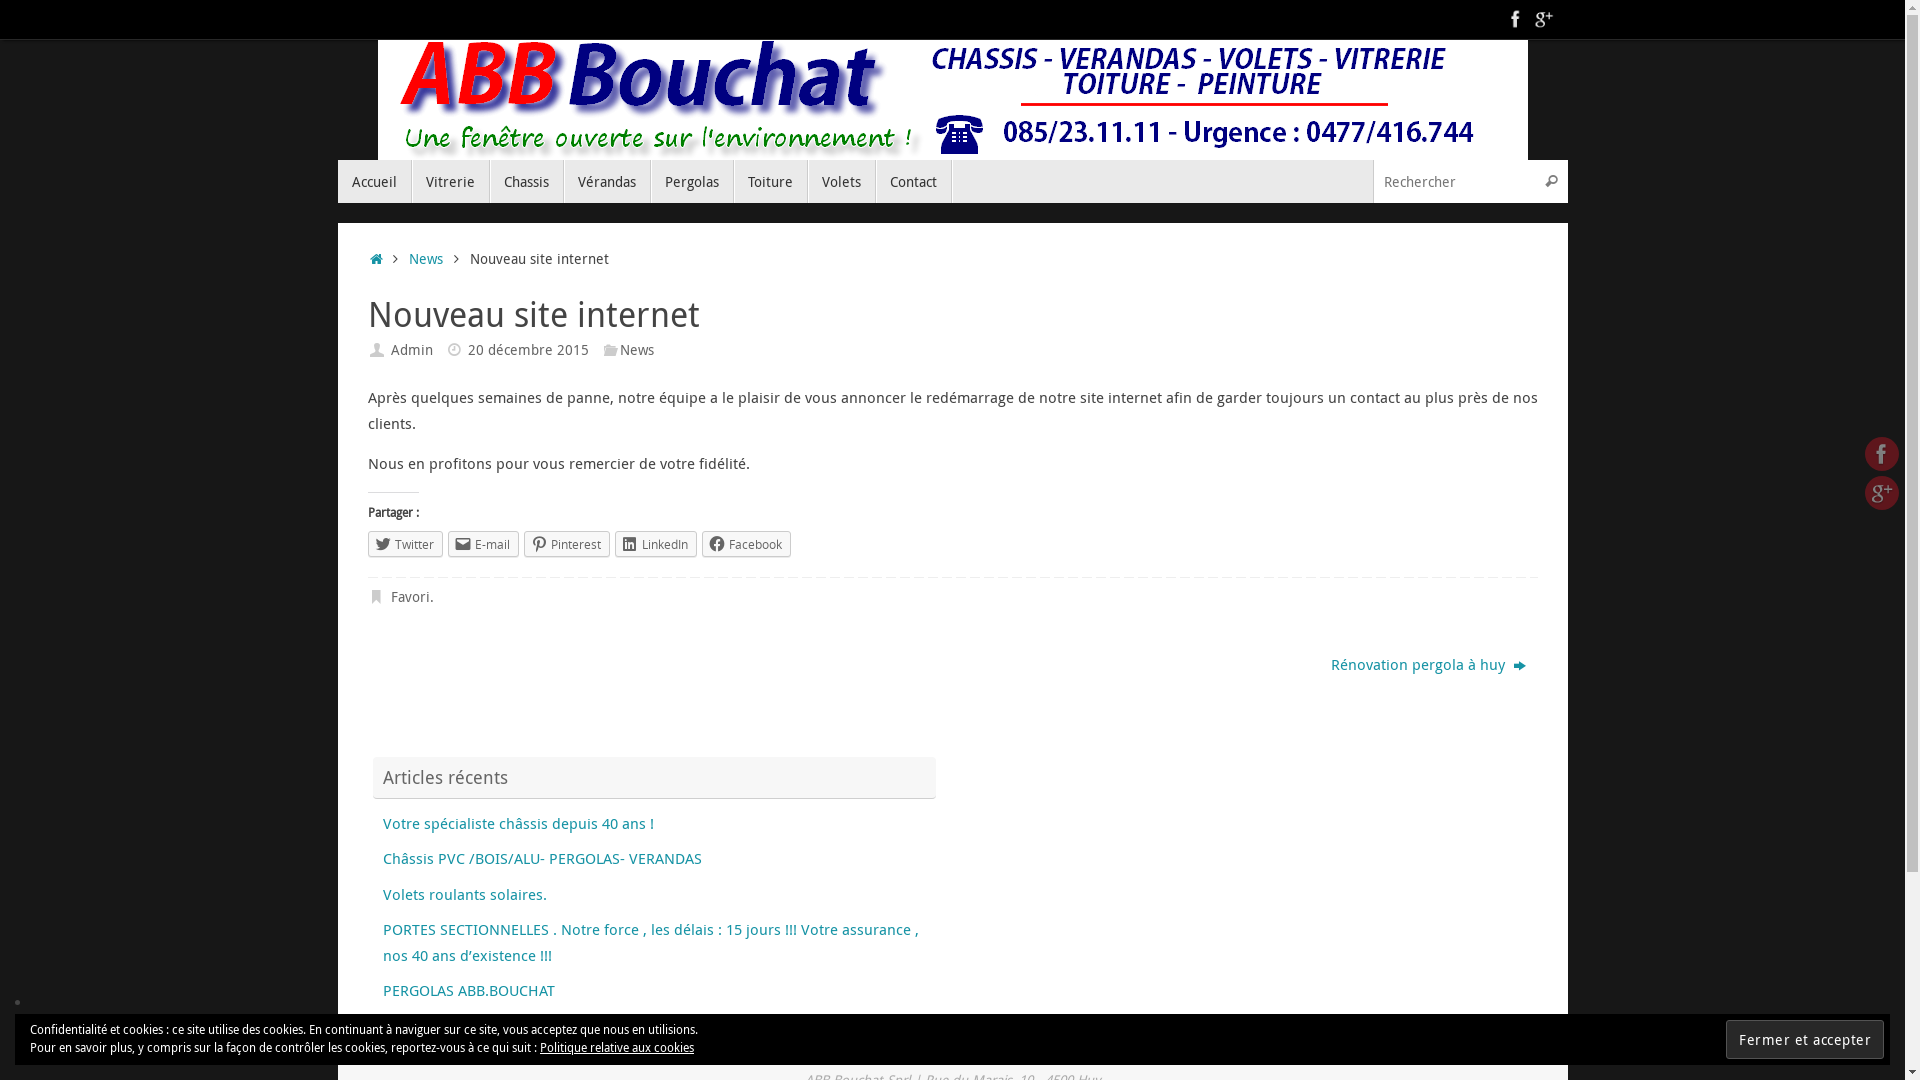  Describe the element at coordinates (453, 347) in the screenshot. I see `'Date'` at that location.